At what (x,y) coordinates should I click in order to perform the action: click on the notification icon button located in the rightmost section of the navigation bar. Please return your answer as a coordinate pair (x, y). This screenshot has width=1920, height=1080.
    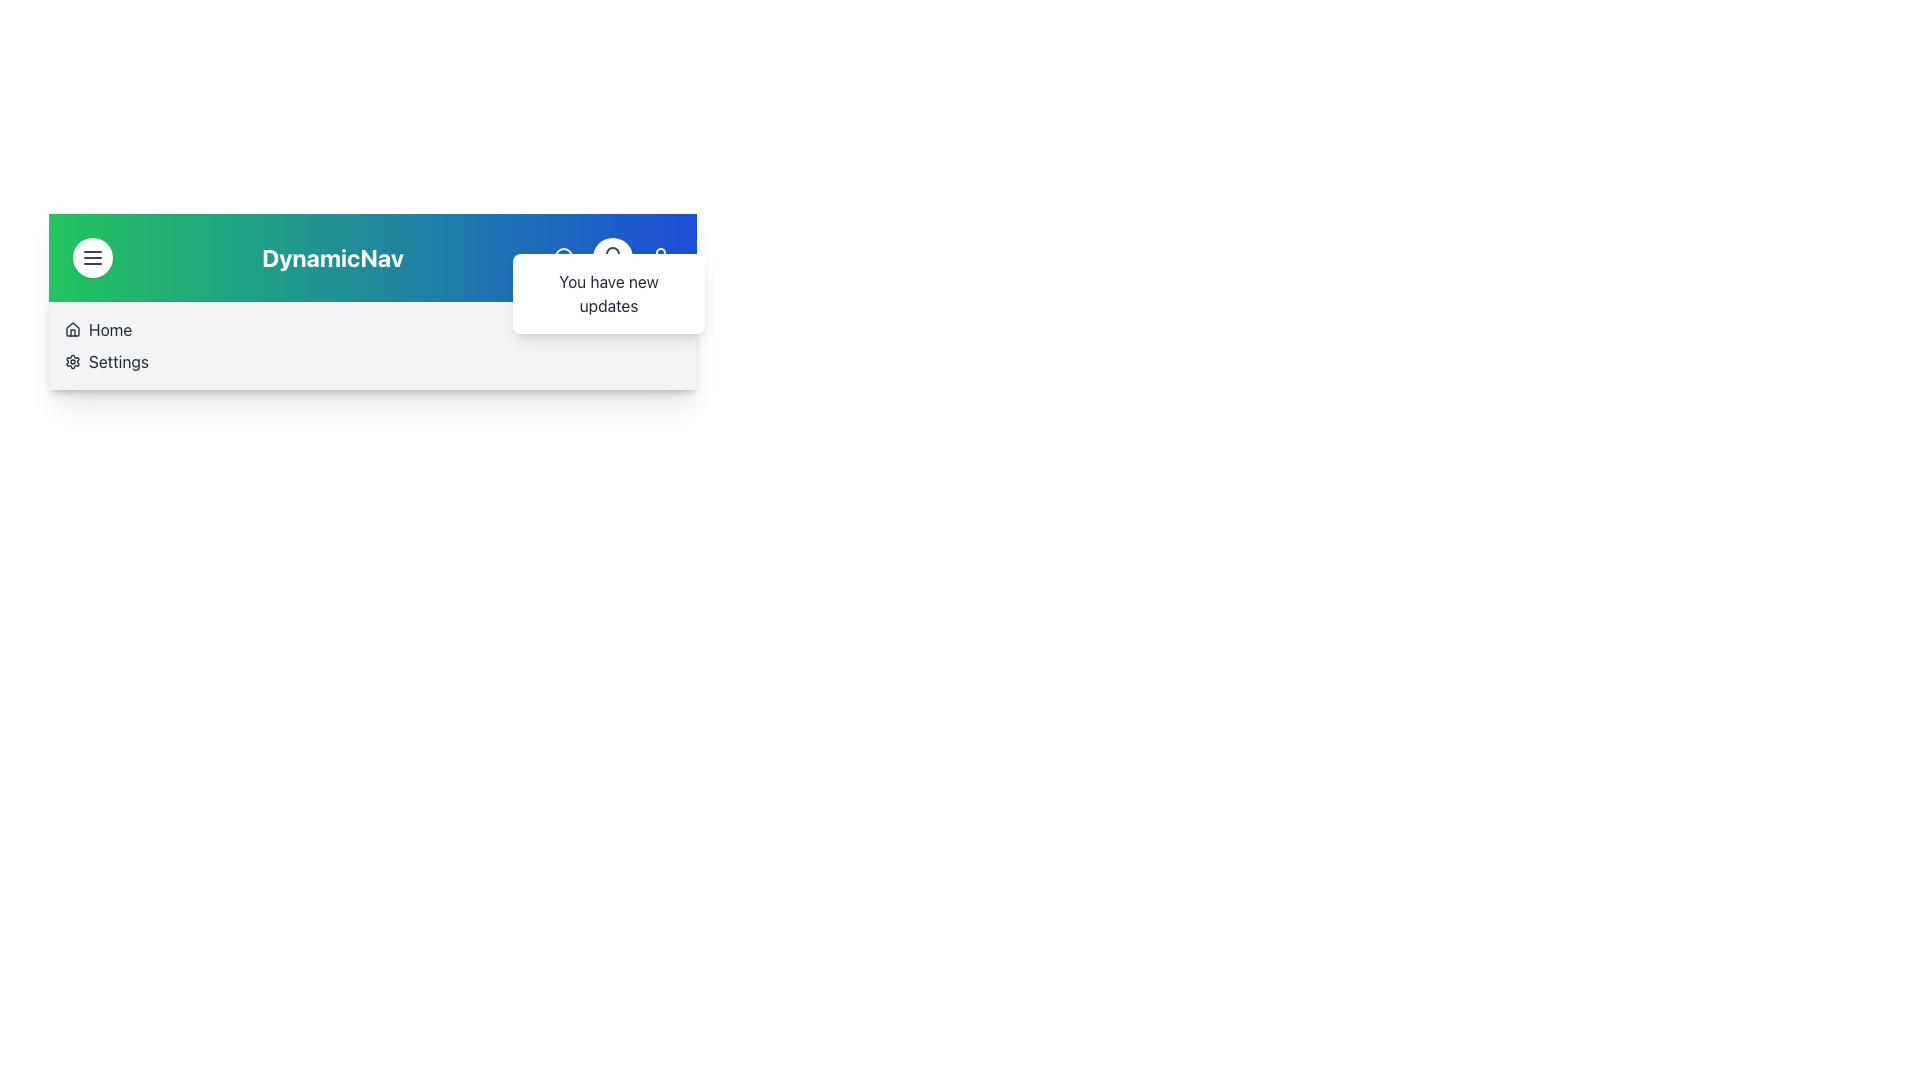
    Looking at the image, I should click on (612, 257).